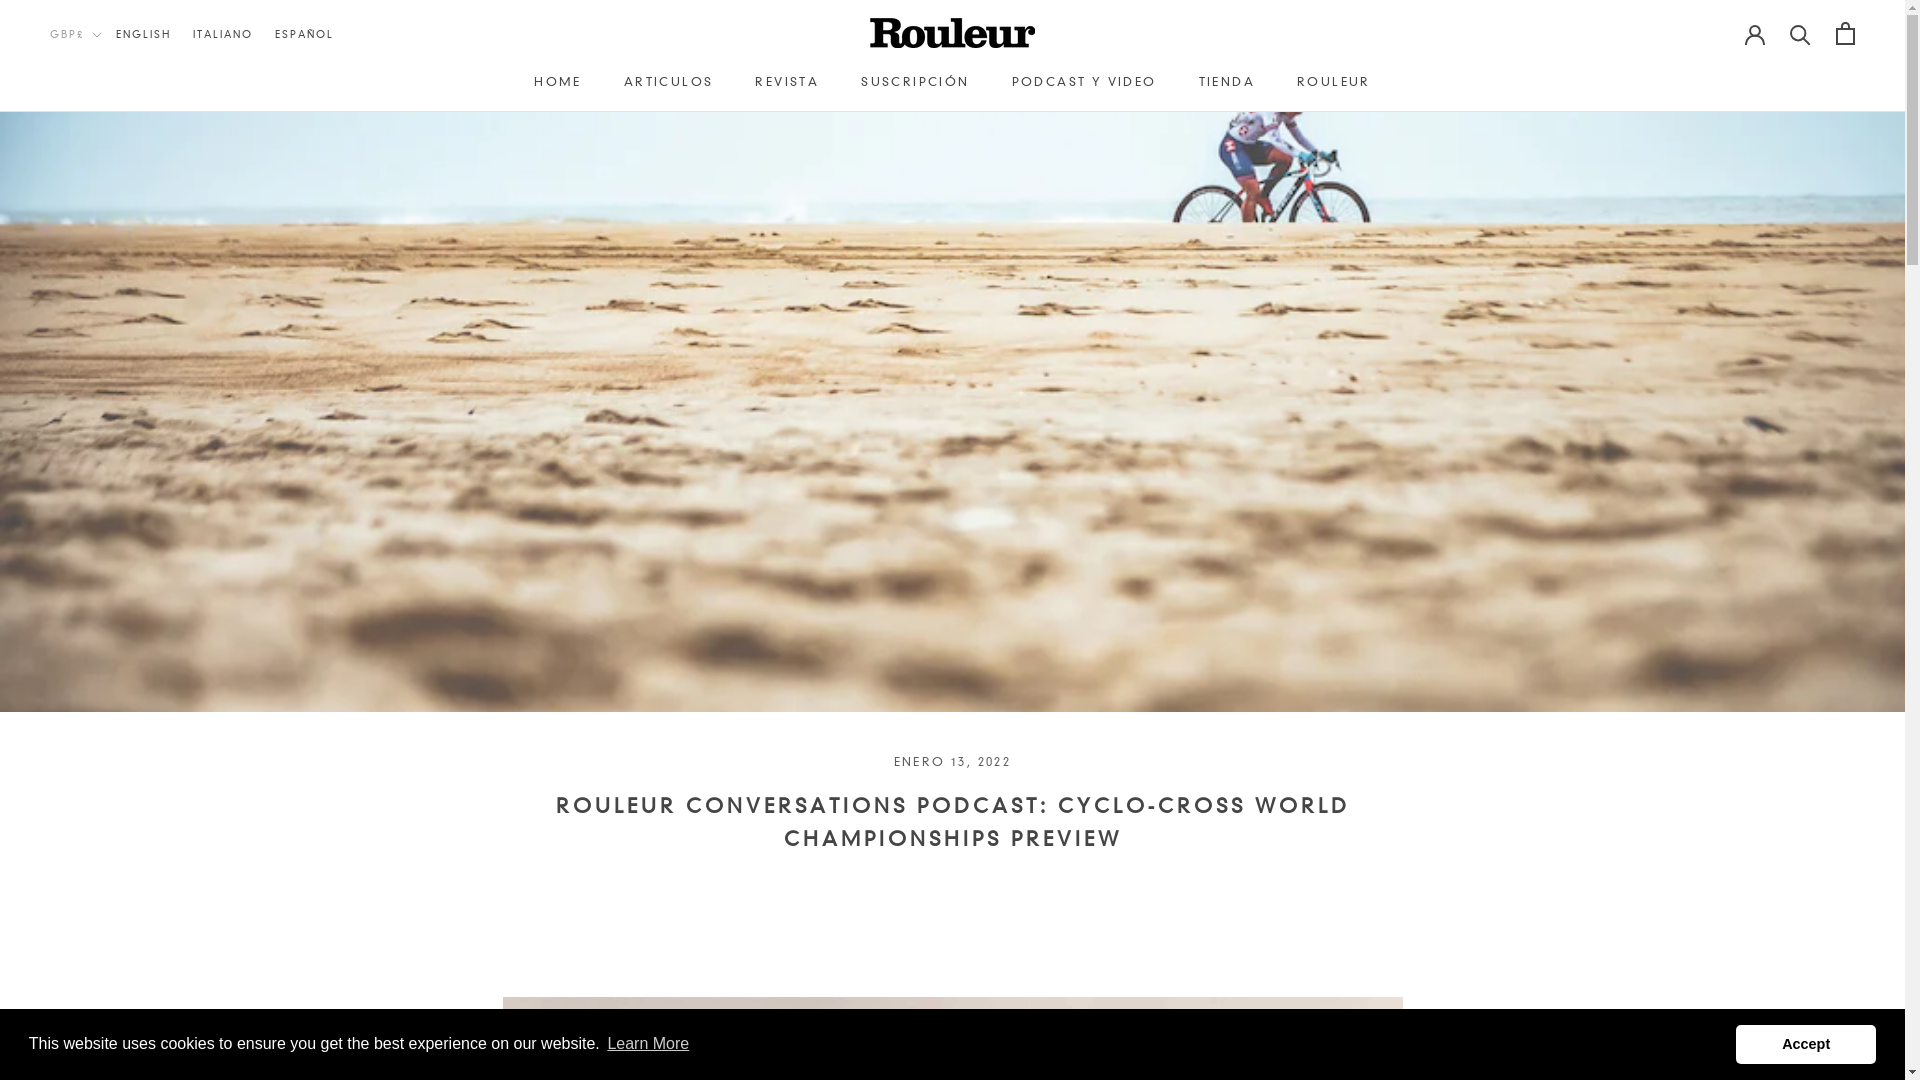 The width and height of the screenshot is (1920, 1080). I want to click on 'ITALIANO', so click(231, 34).